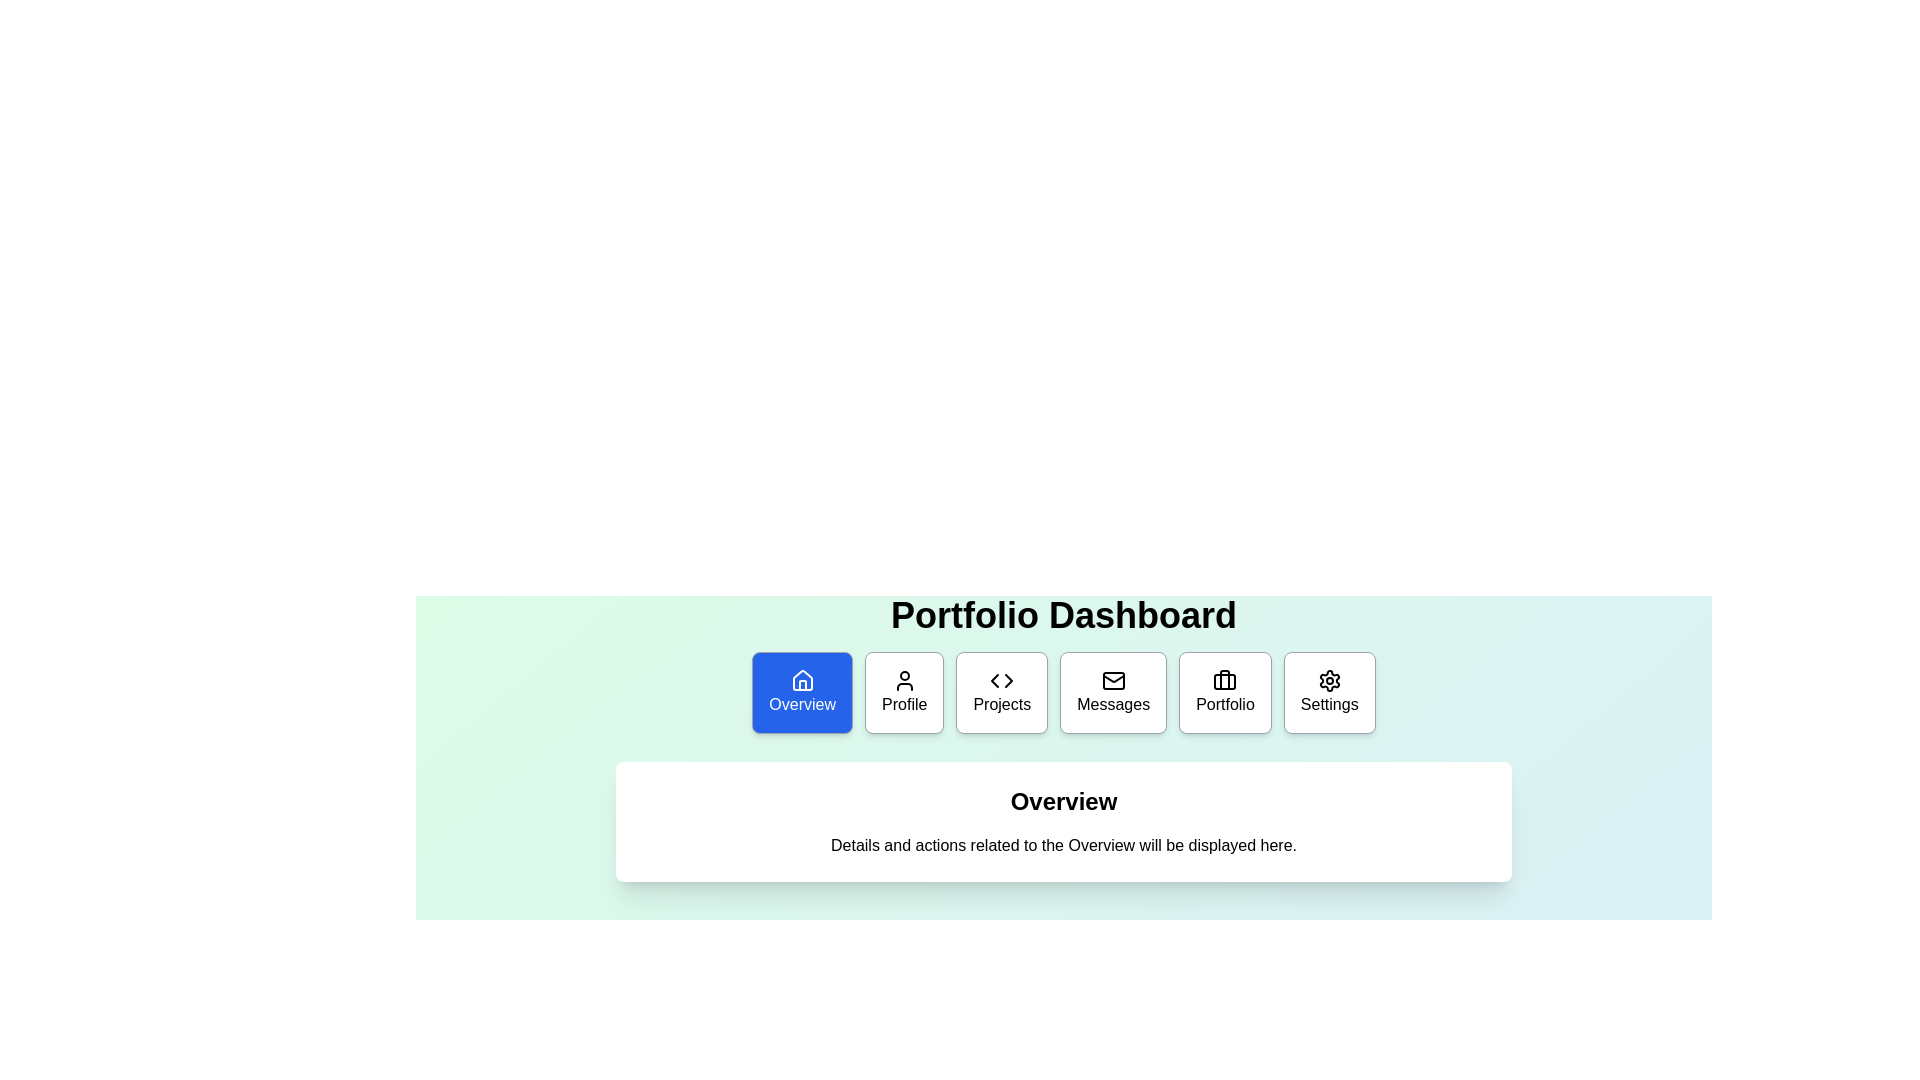 This screenshot has height=1080, width=1920. I want to click on the cogwheel icon representing the settings functionality located on the far-right side of the navigation buttons, so click(1329, 680).